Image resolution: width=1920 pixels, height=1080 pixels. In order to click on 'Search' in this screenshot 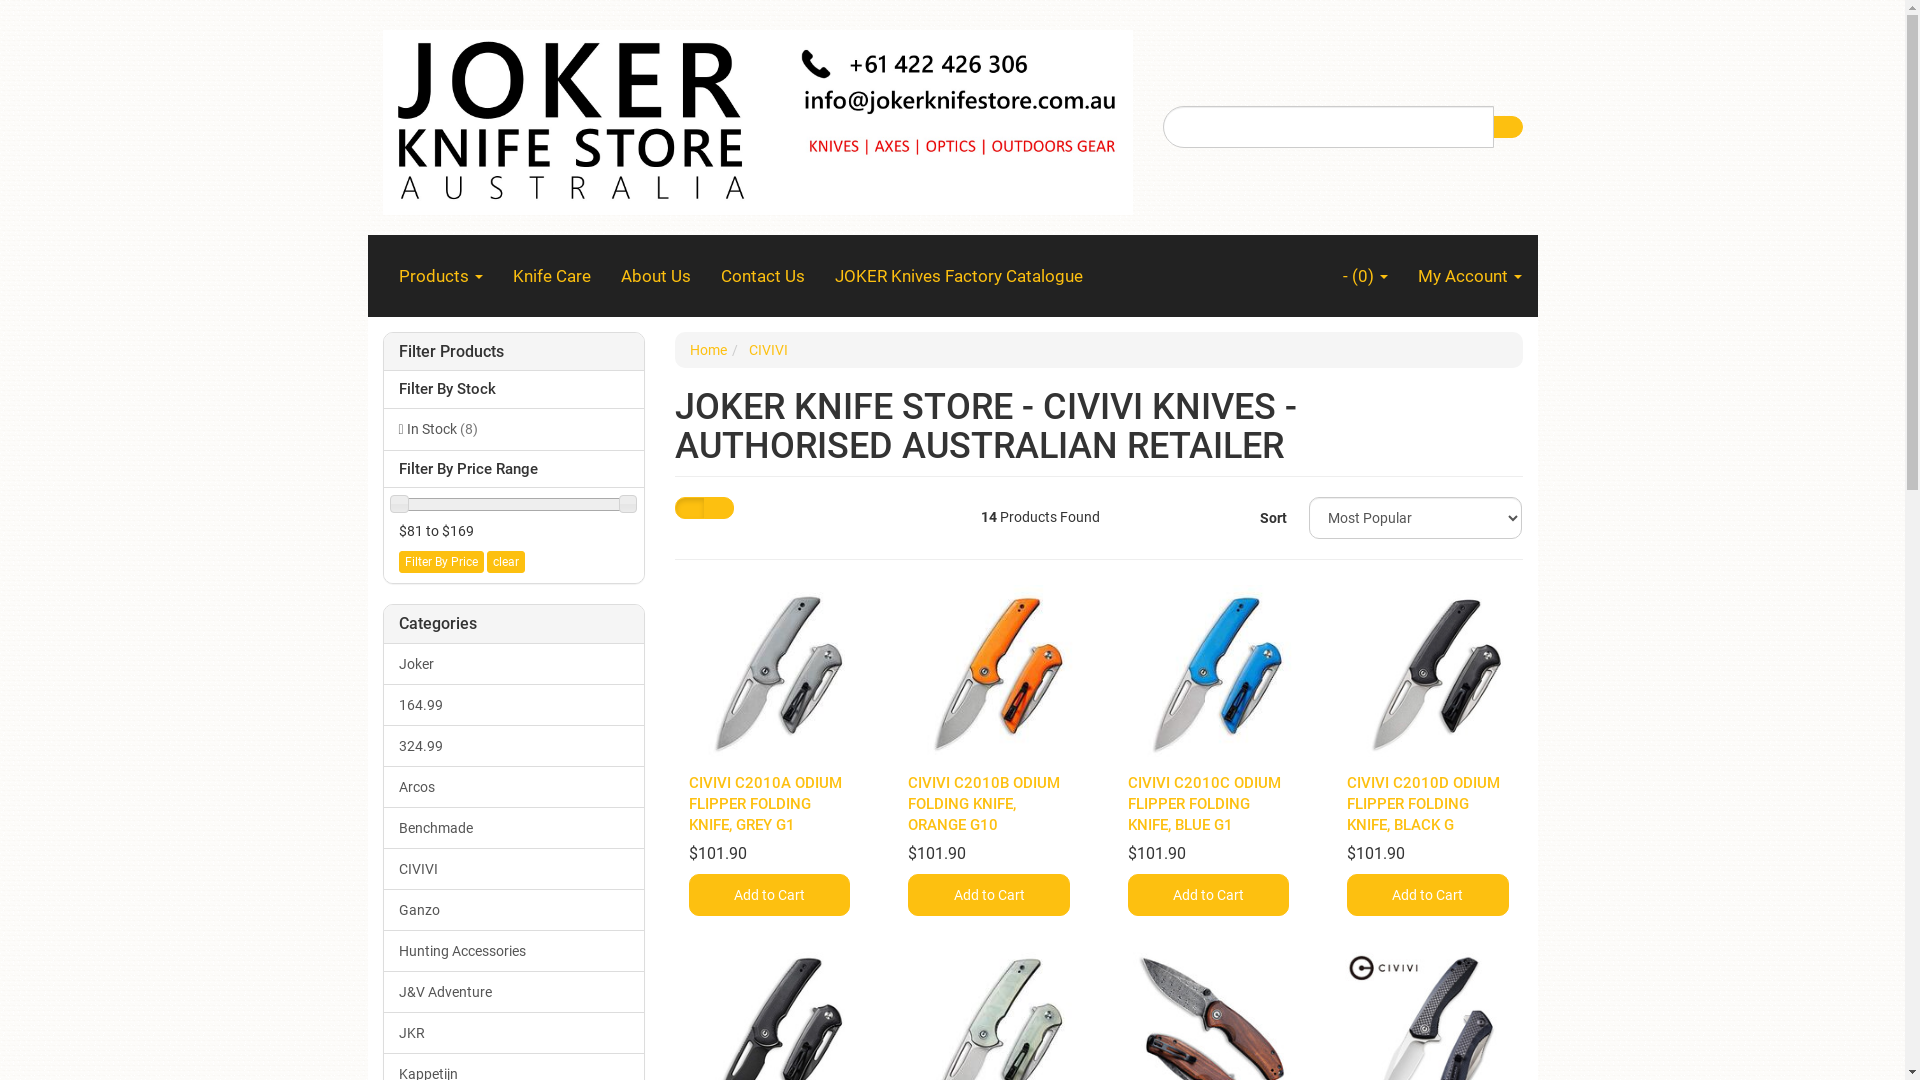, I will do `click(1507, 127)`.